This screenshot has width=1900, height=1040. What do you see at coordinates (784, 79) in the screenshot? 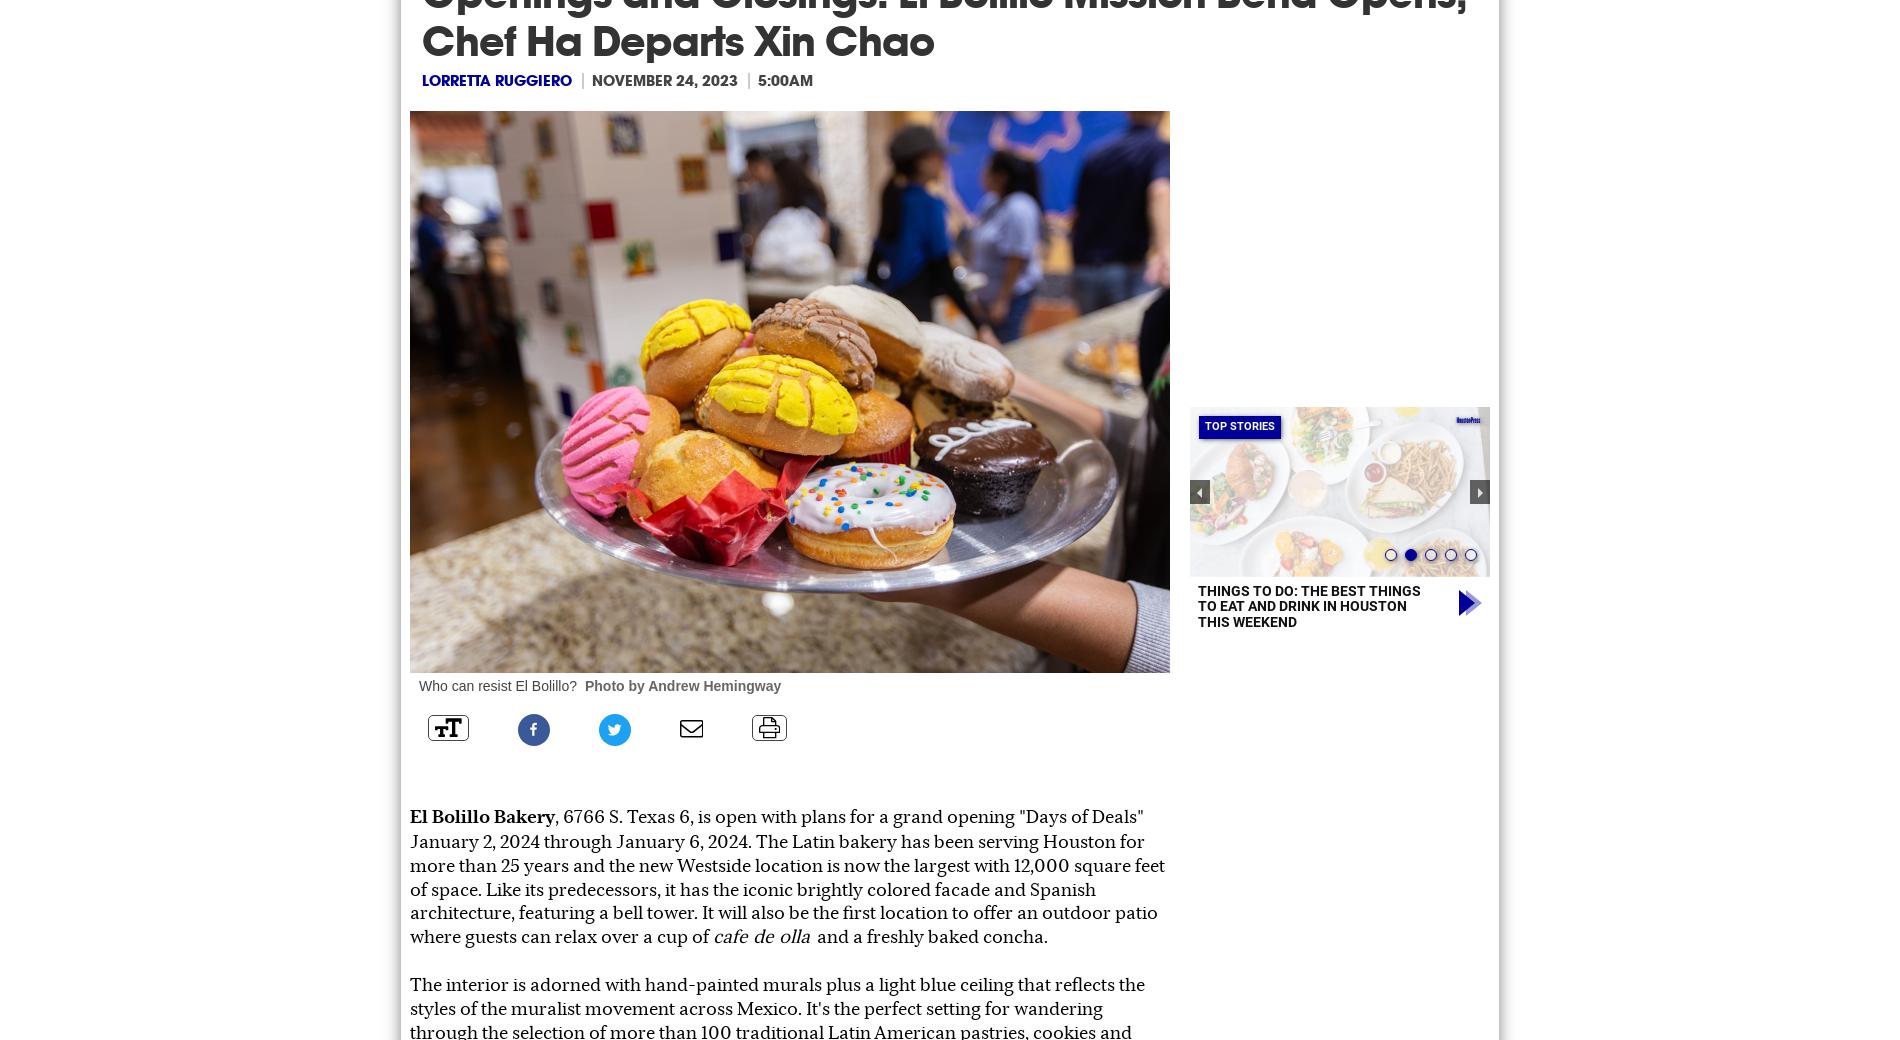
I see `'5:00AM'` at bounding box center [784, 79].